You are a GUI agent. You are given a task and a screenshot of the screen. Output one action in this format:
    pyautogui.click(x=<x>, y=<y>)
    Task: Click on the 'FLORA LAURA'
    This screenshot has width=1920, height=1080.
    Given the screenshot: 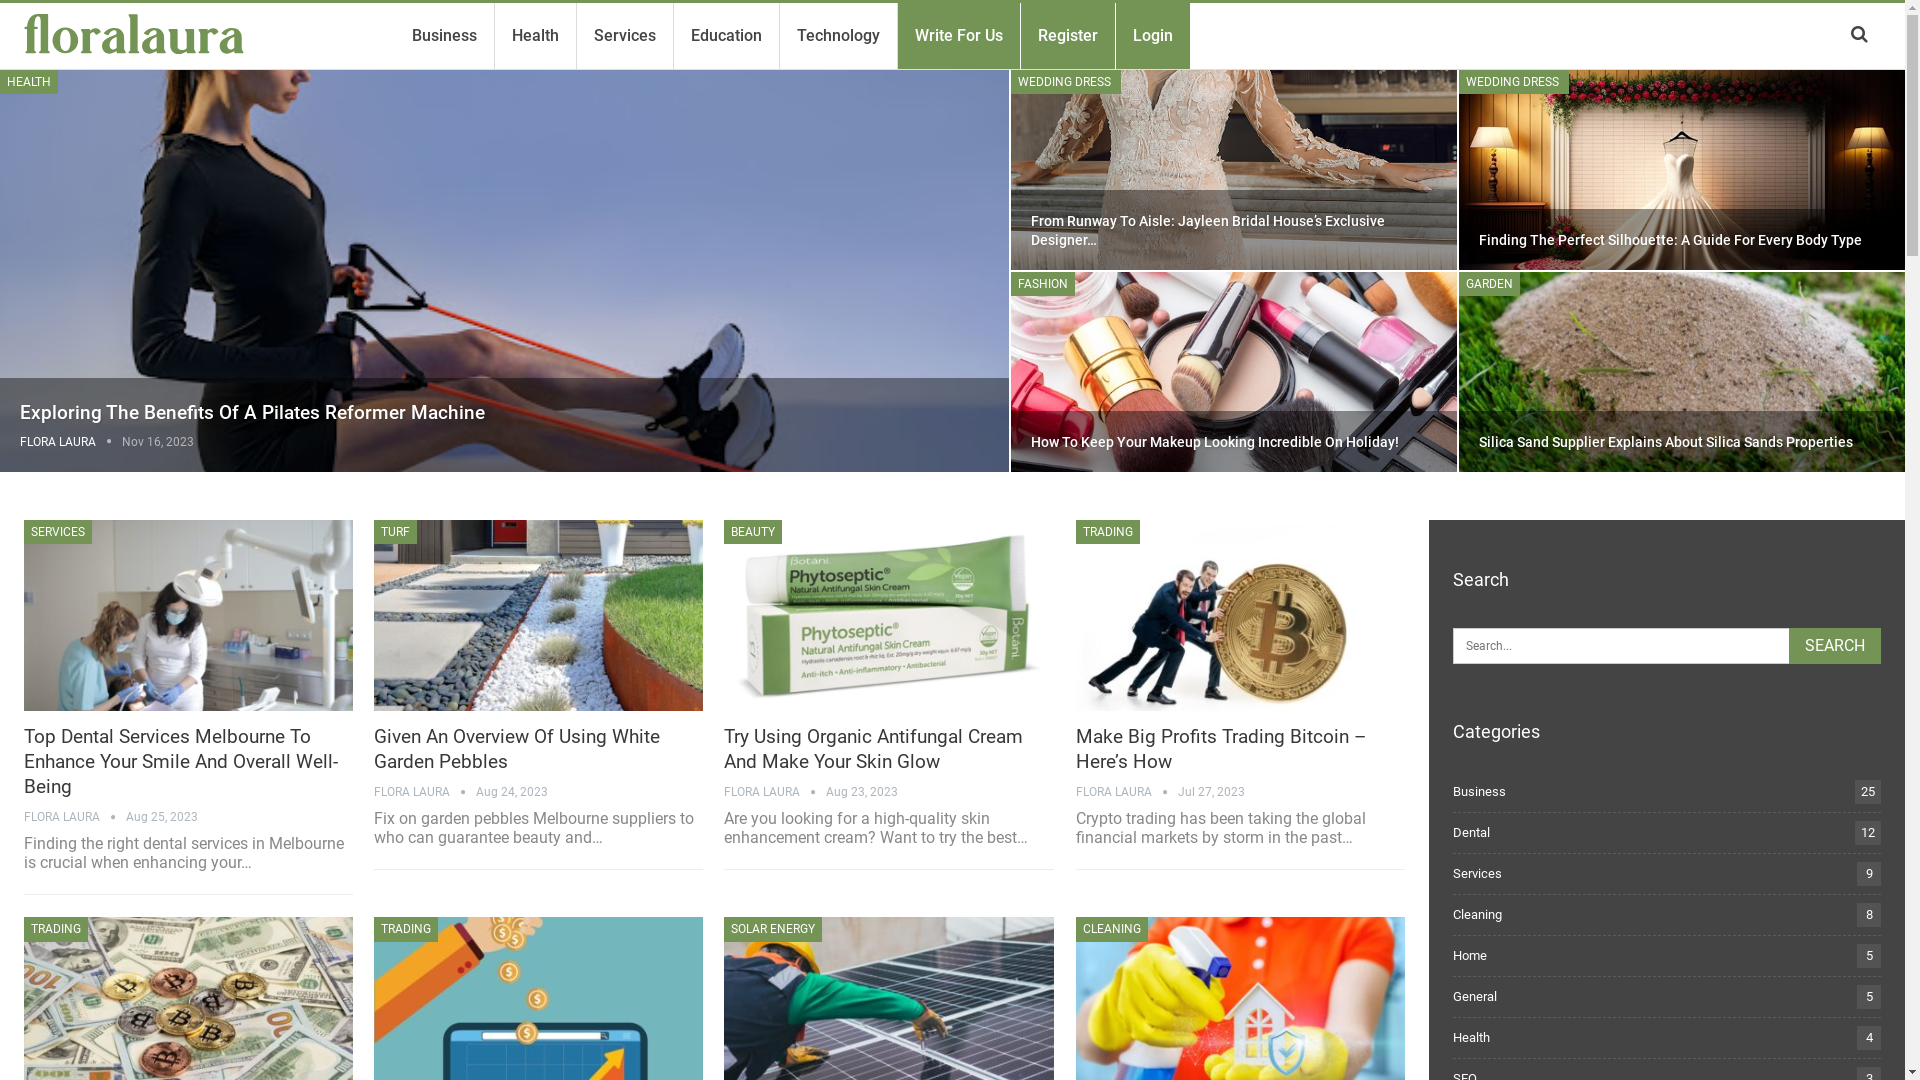 What is the action you would take?
    pyautogui.click(x=424, y=790)
    